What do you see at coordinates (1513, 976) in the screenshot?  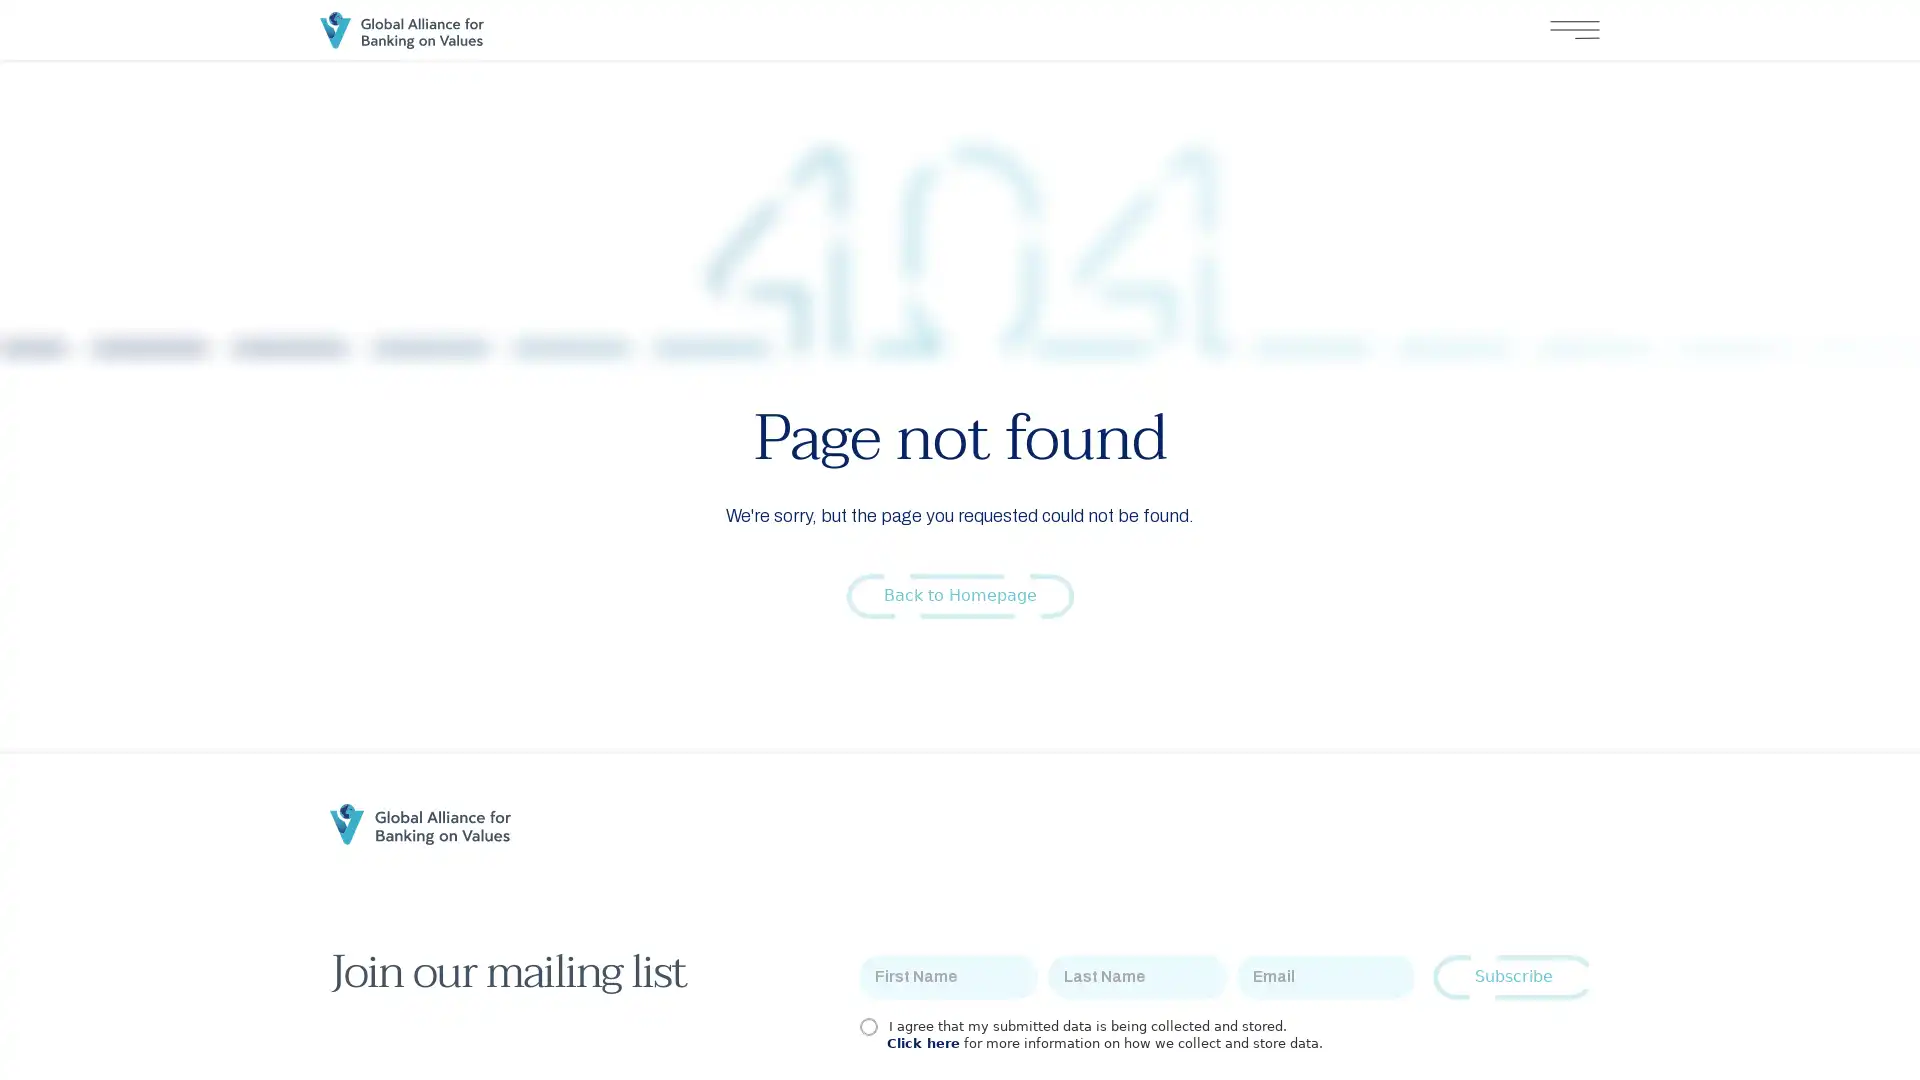 I see `Subscribe` at bounding box center [1513, 976].